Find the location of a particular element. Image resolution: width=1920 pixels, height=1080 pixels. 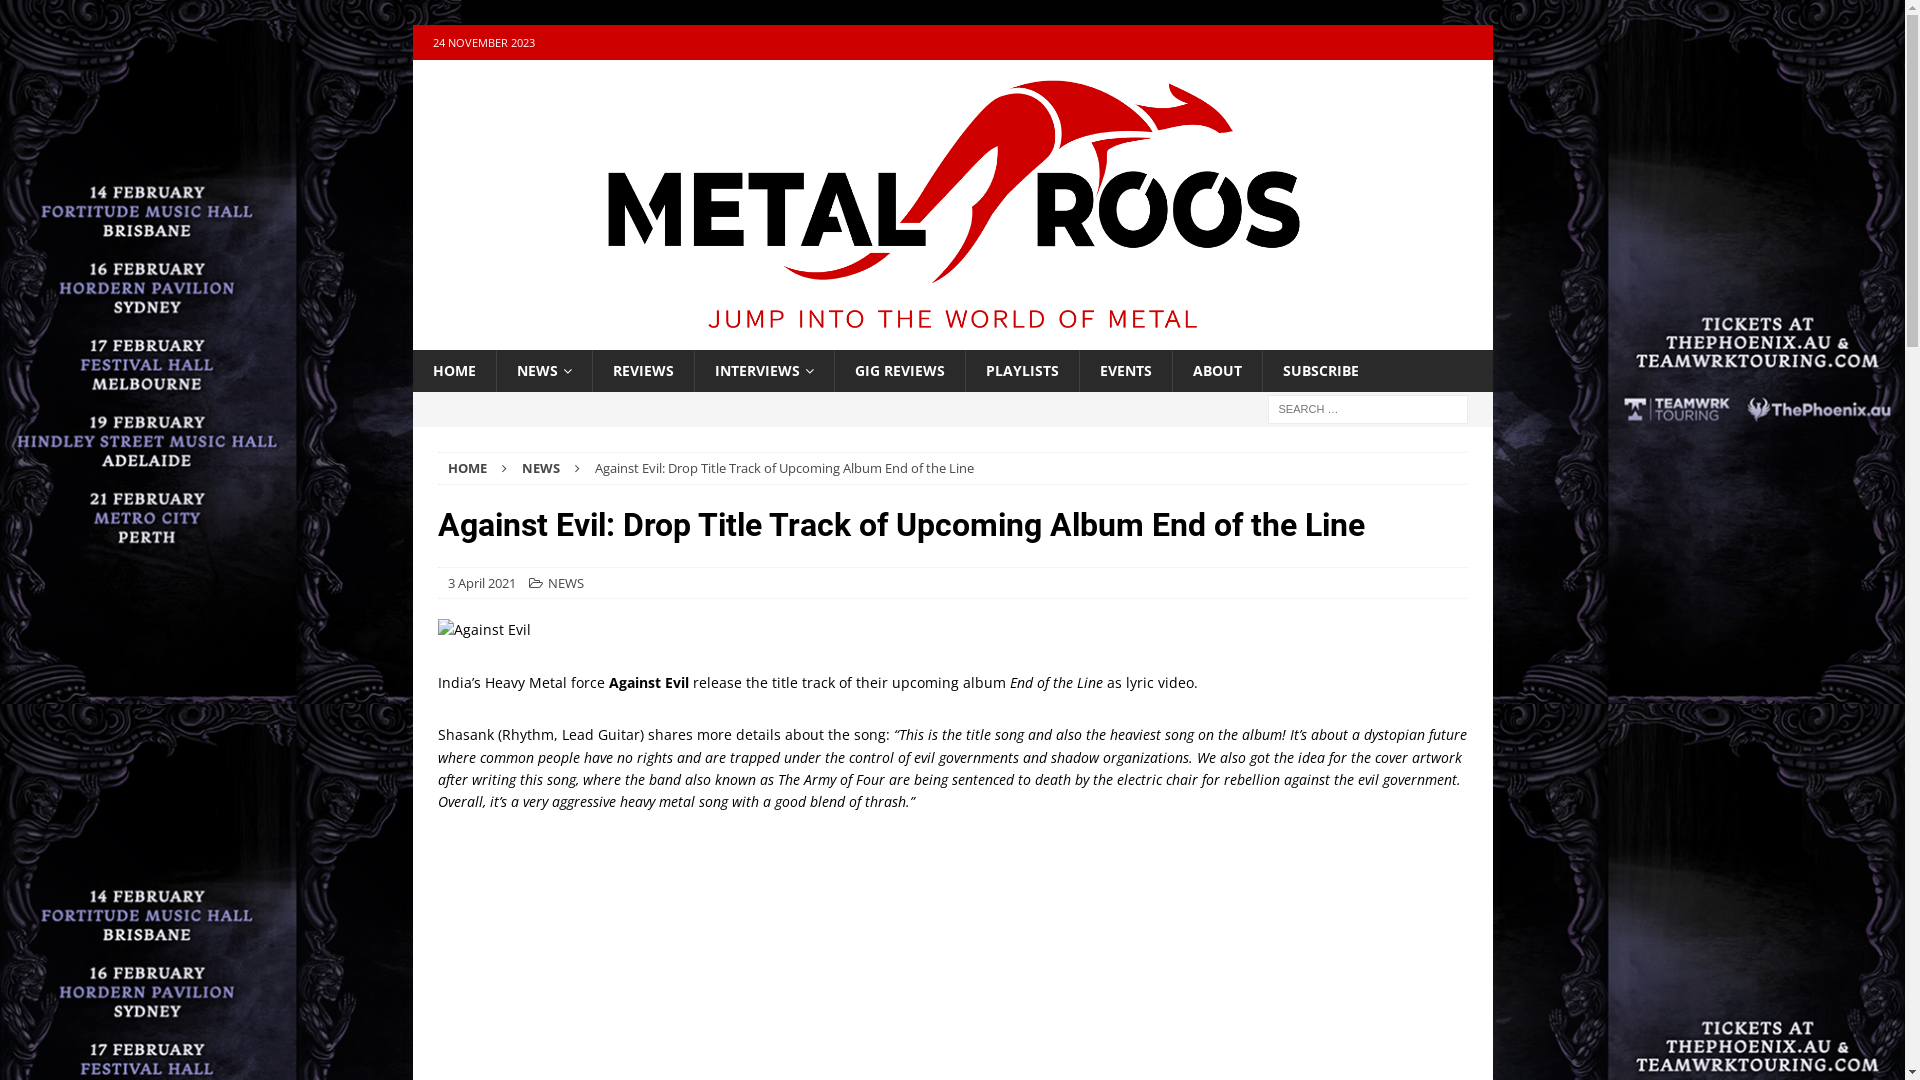

'ABOUT' is located at coordinates (1216, 370).